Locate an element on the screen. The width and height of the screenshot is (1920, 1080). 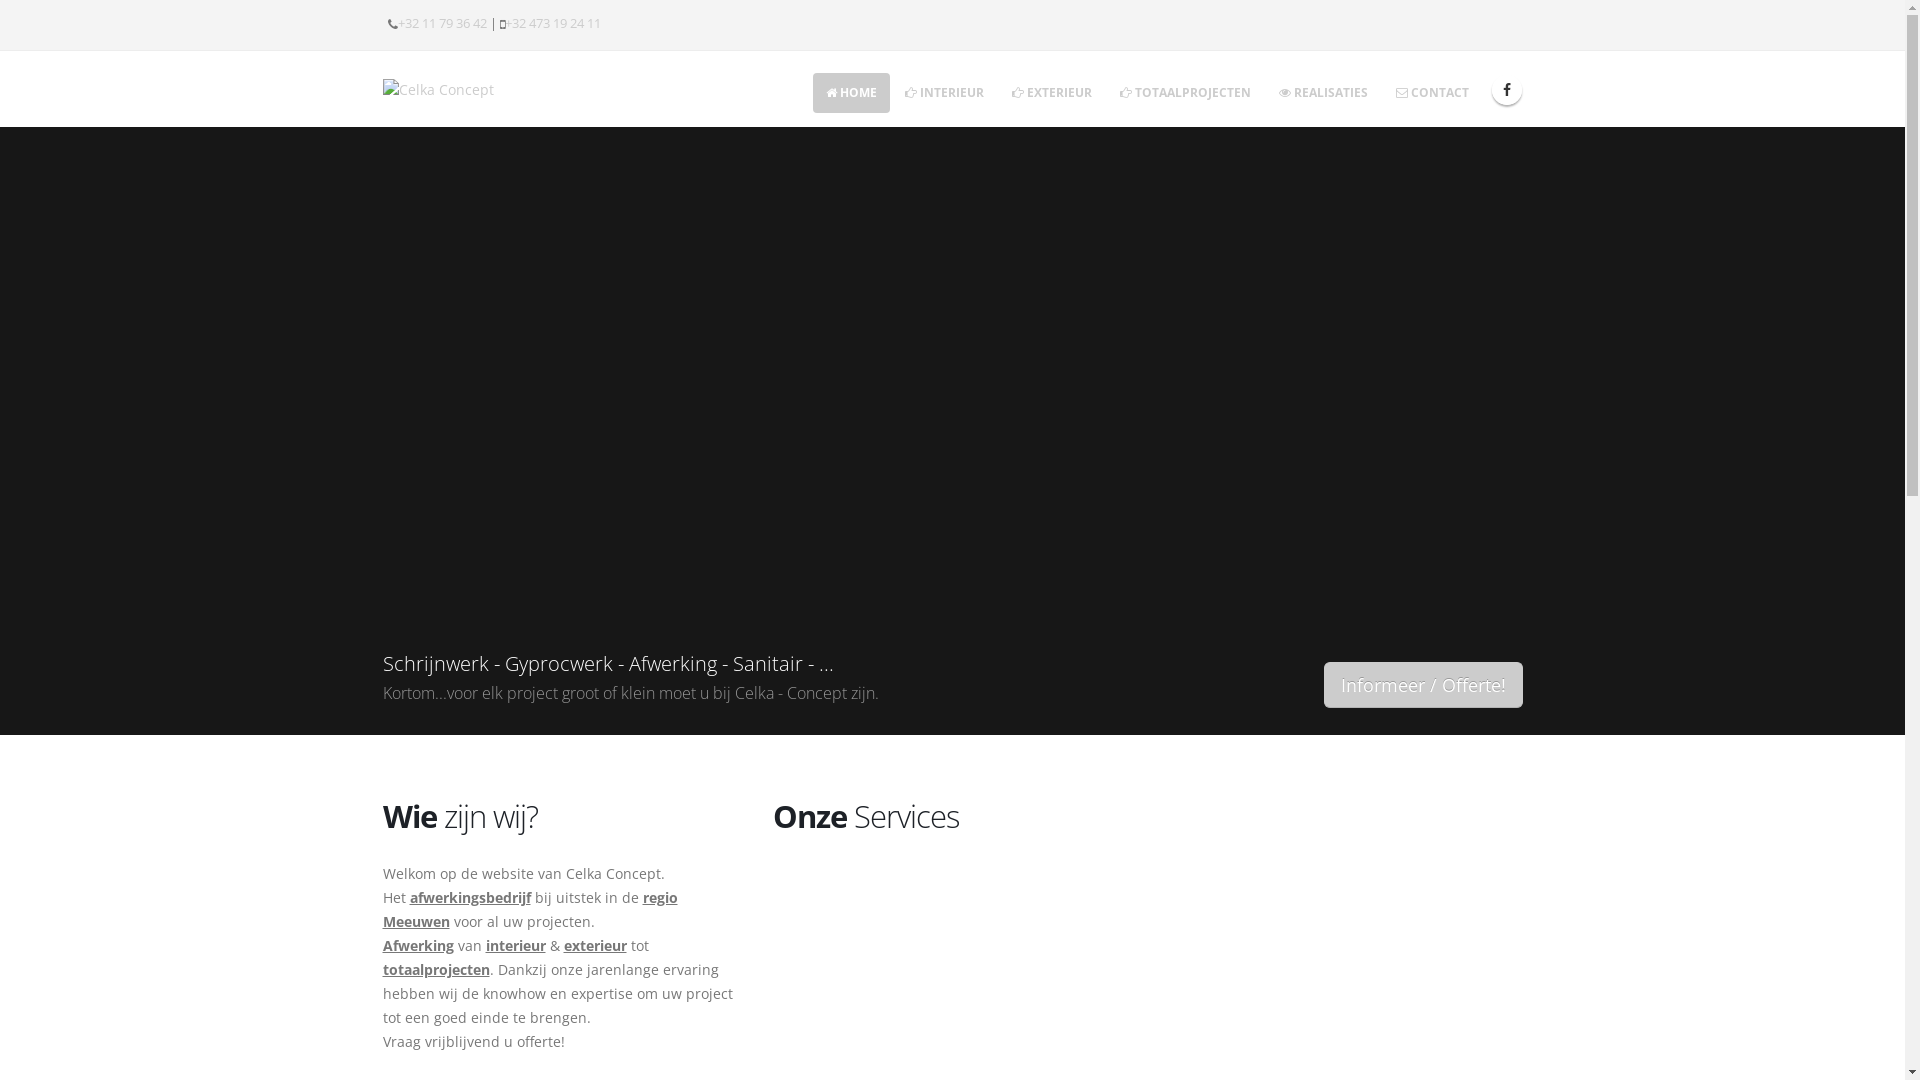
'EXTERIEUR' is located at coordinates (1050, 92).